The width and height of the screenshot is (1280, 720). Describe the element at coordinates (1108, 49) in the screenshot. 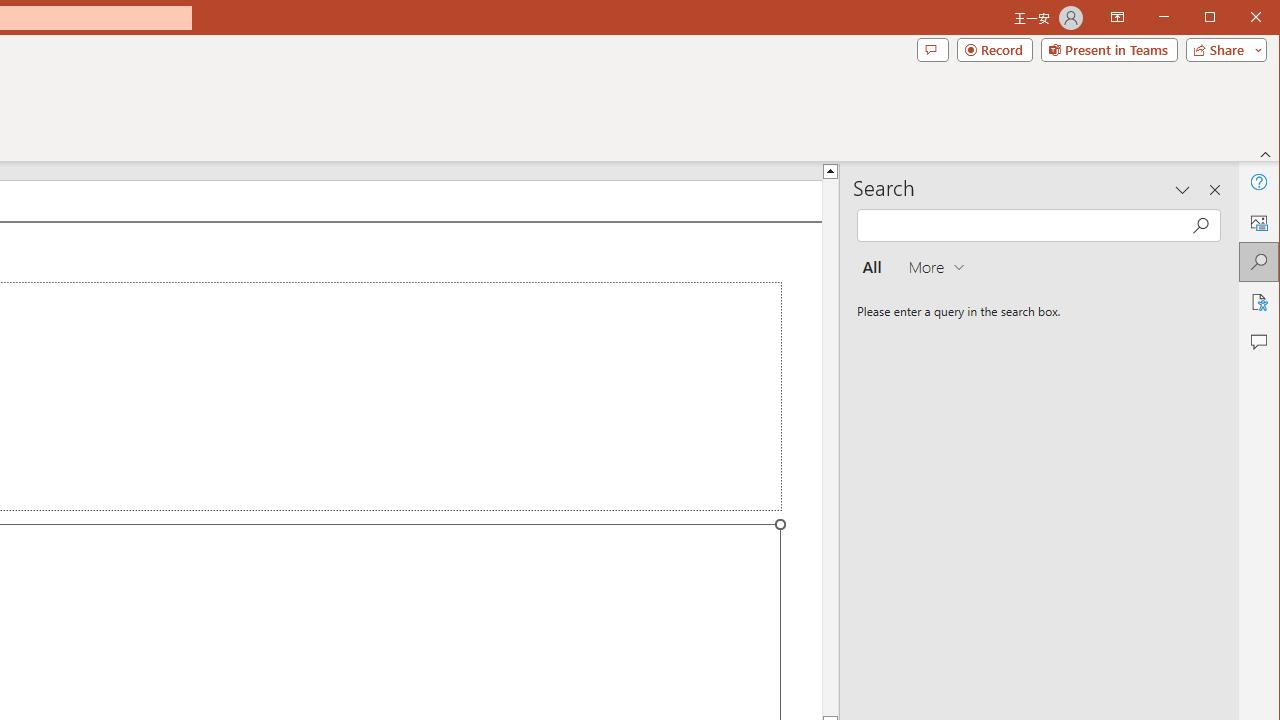

I see `'Present in Teams'` at that location.